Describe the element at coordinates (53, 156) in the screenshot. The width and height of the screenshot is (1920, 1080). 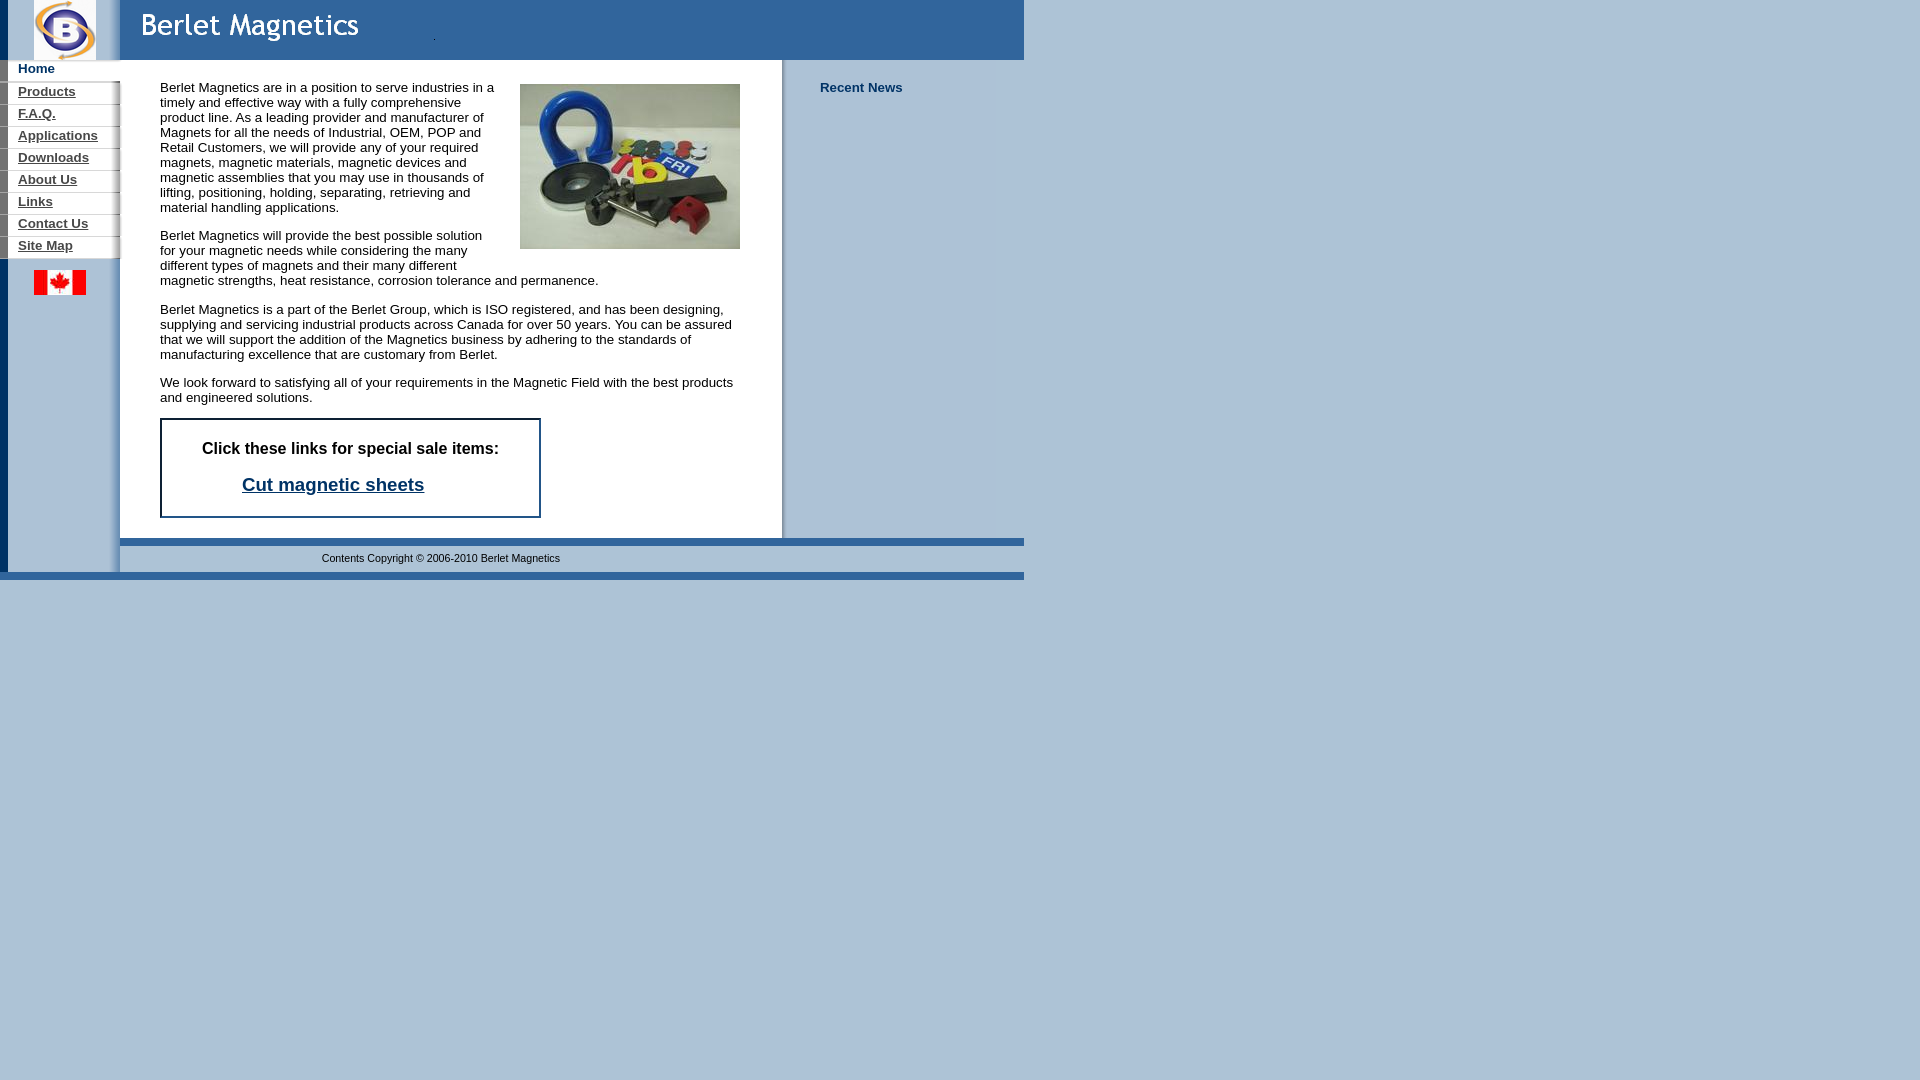
I see `'Downloads'` at that location.